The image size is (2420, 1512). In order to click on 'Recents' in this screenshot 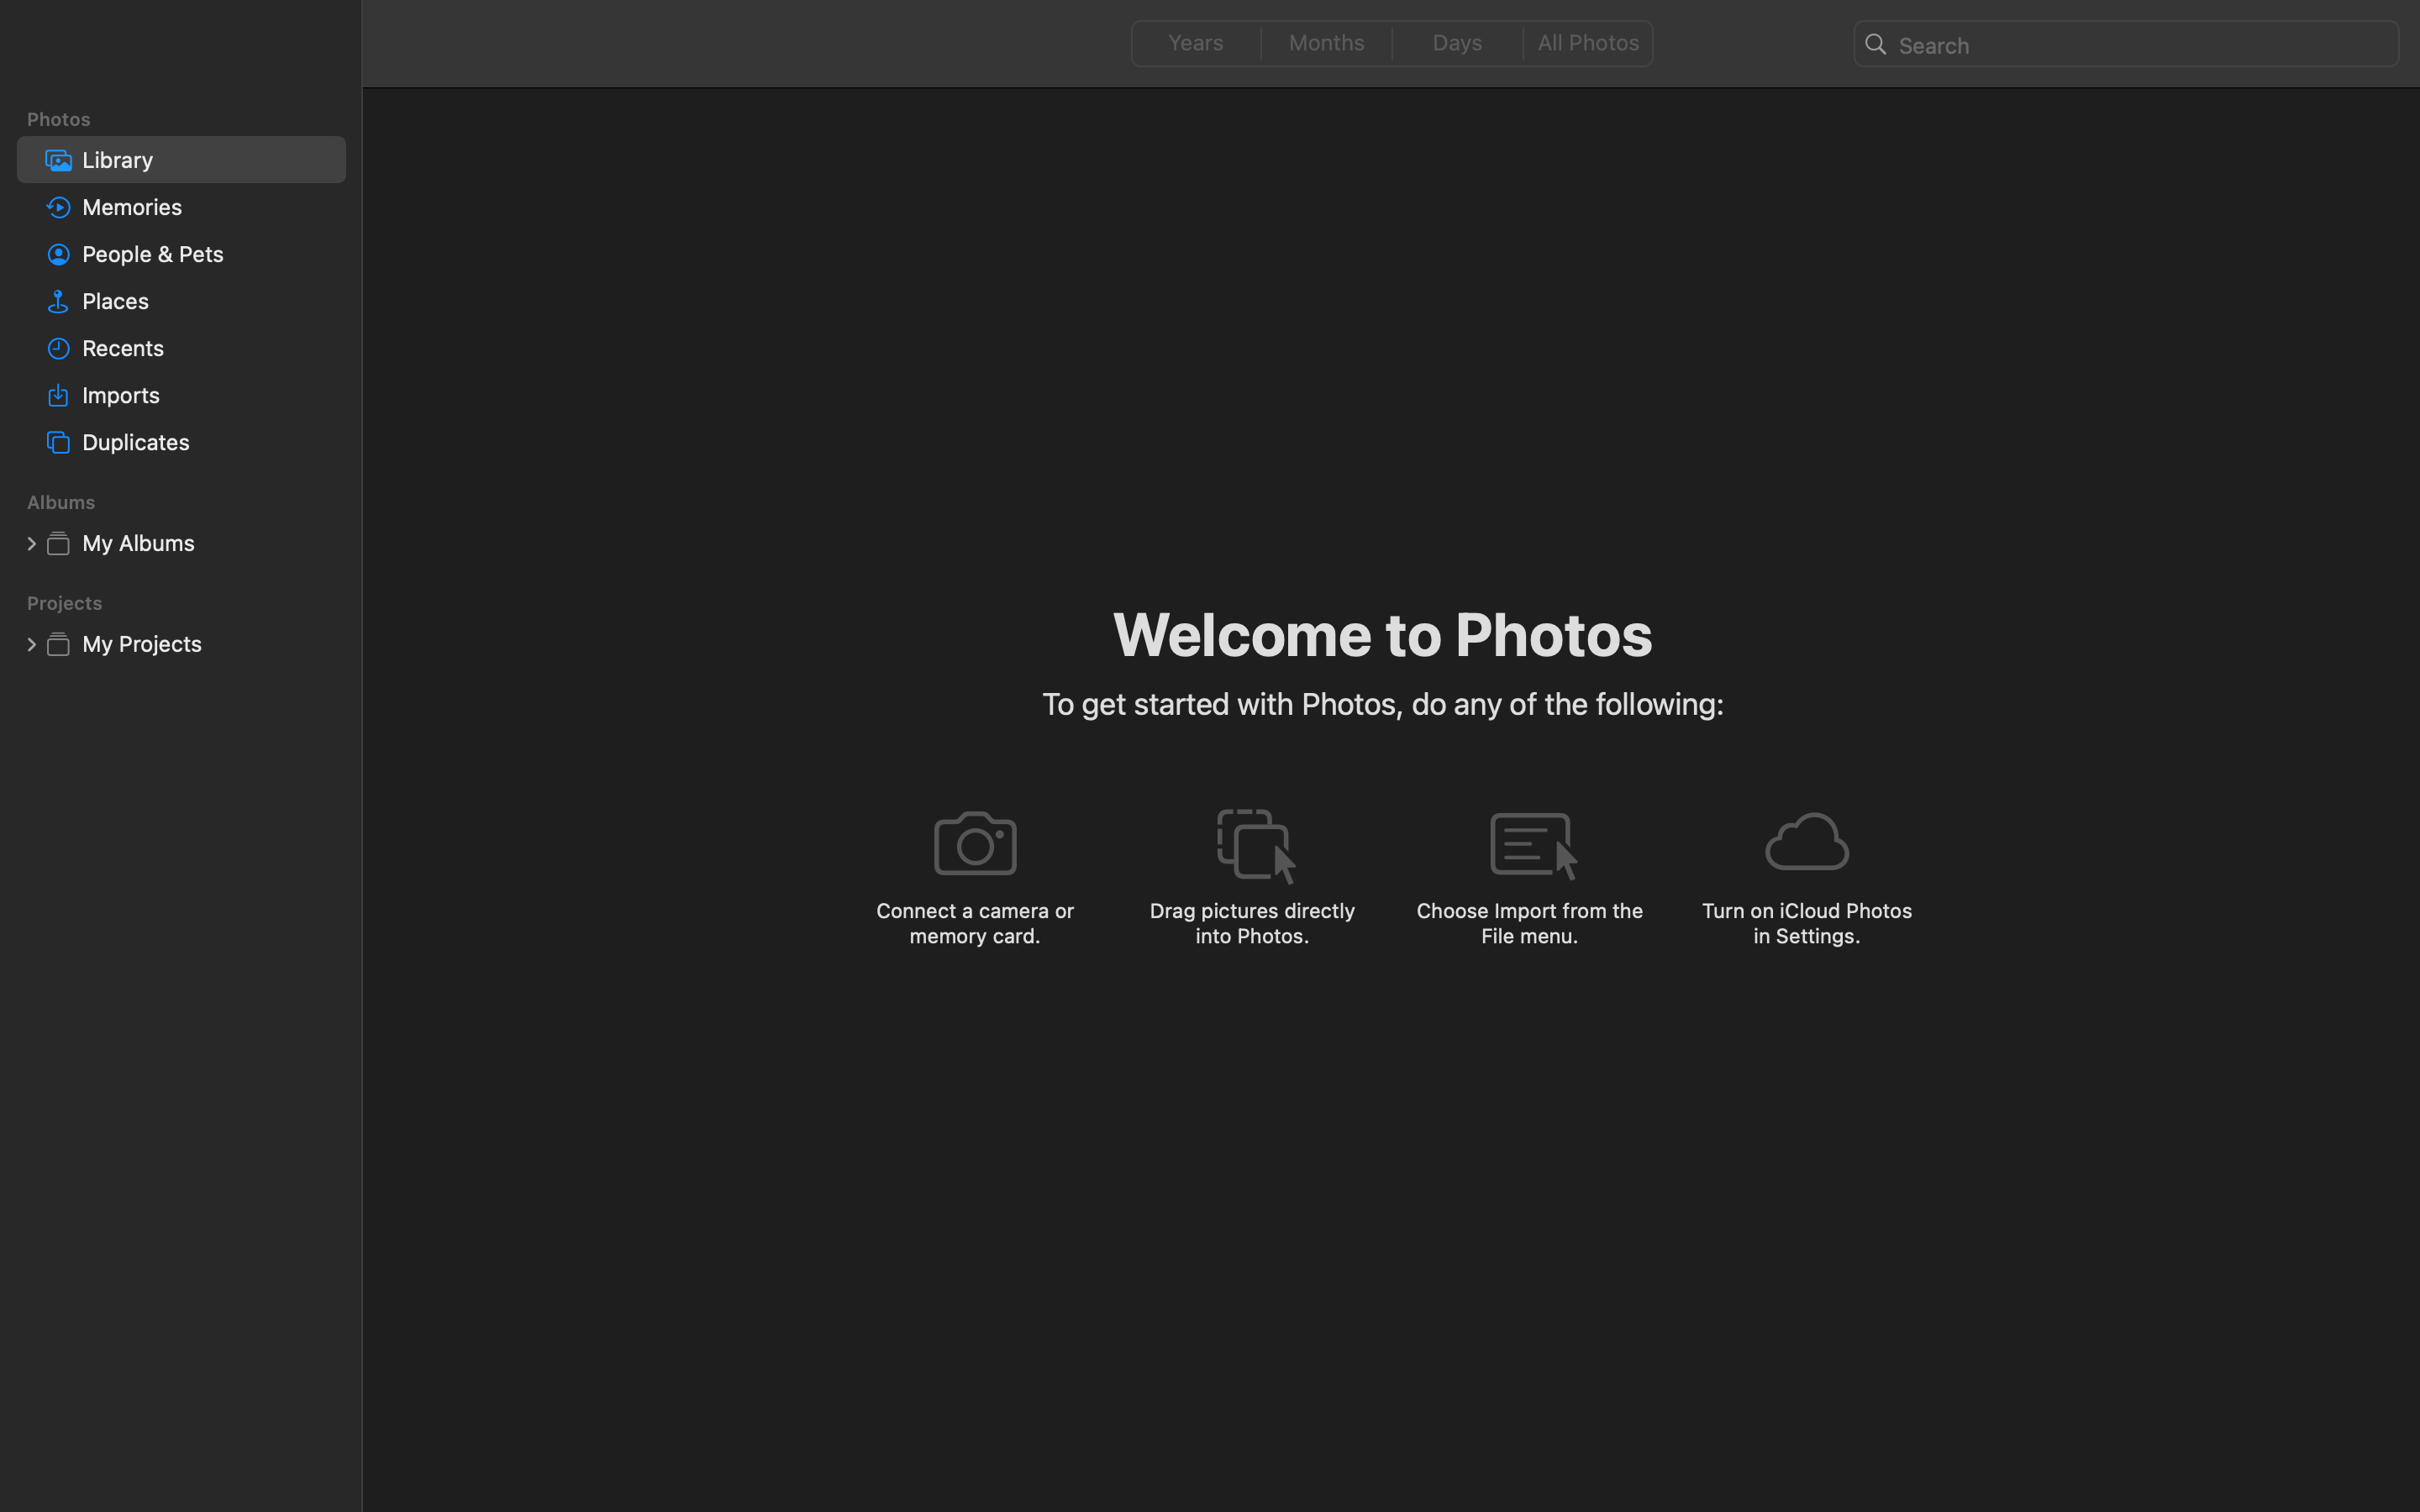, I will do `click(208, 348)`.